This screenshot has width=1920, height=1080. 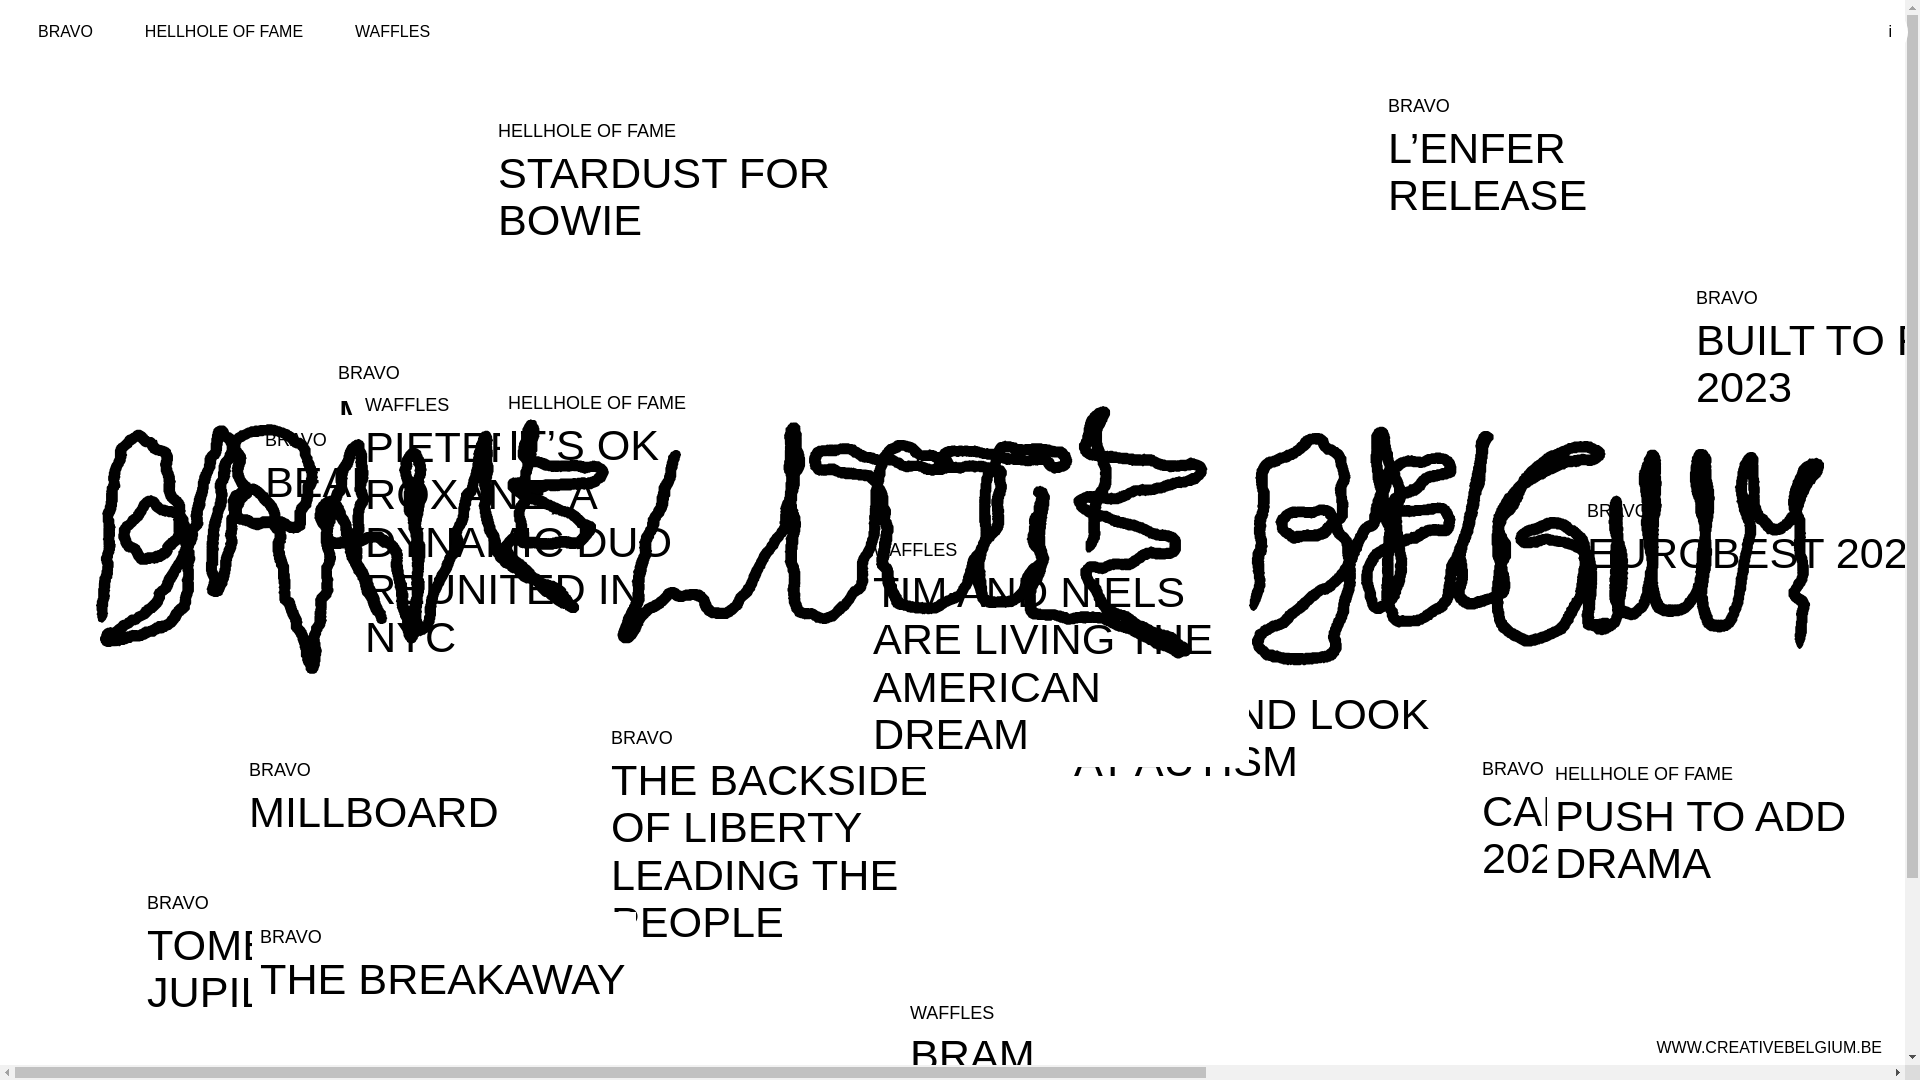 I want to click on 'BRAVO', so click(x=65, y=31).